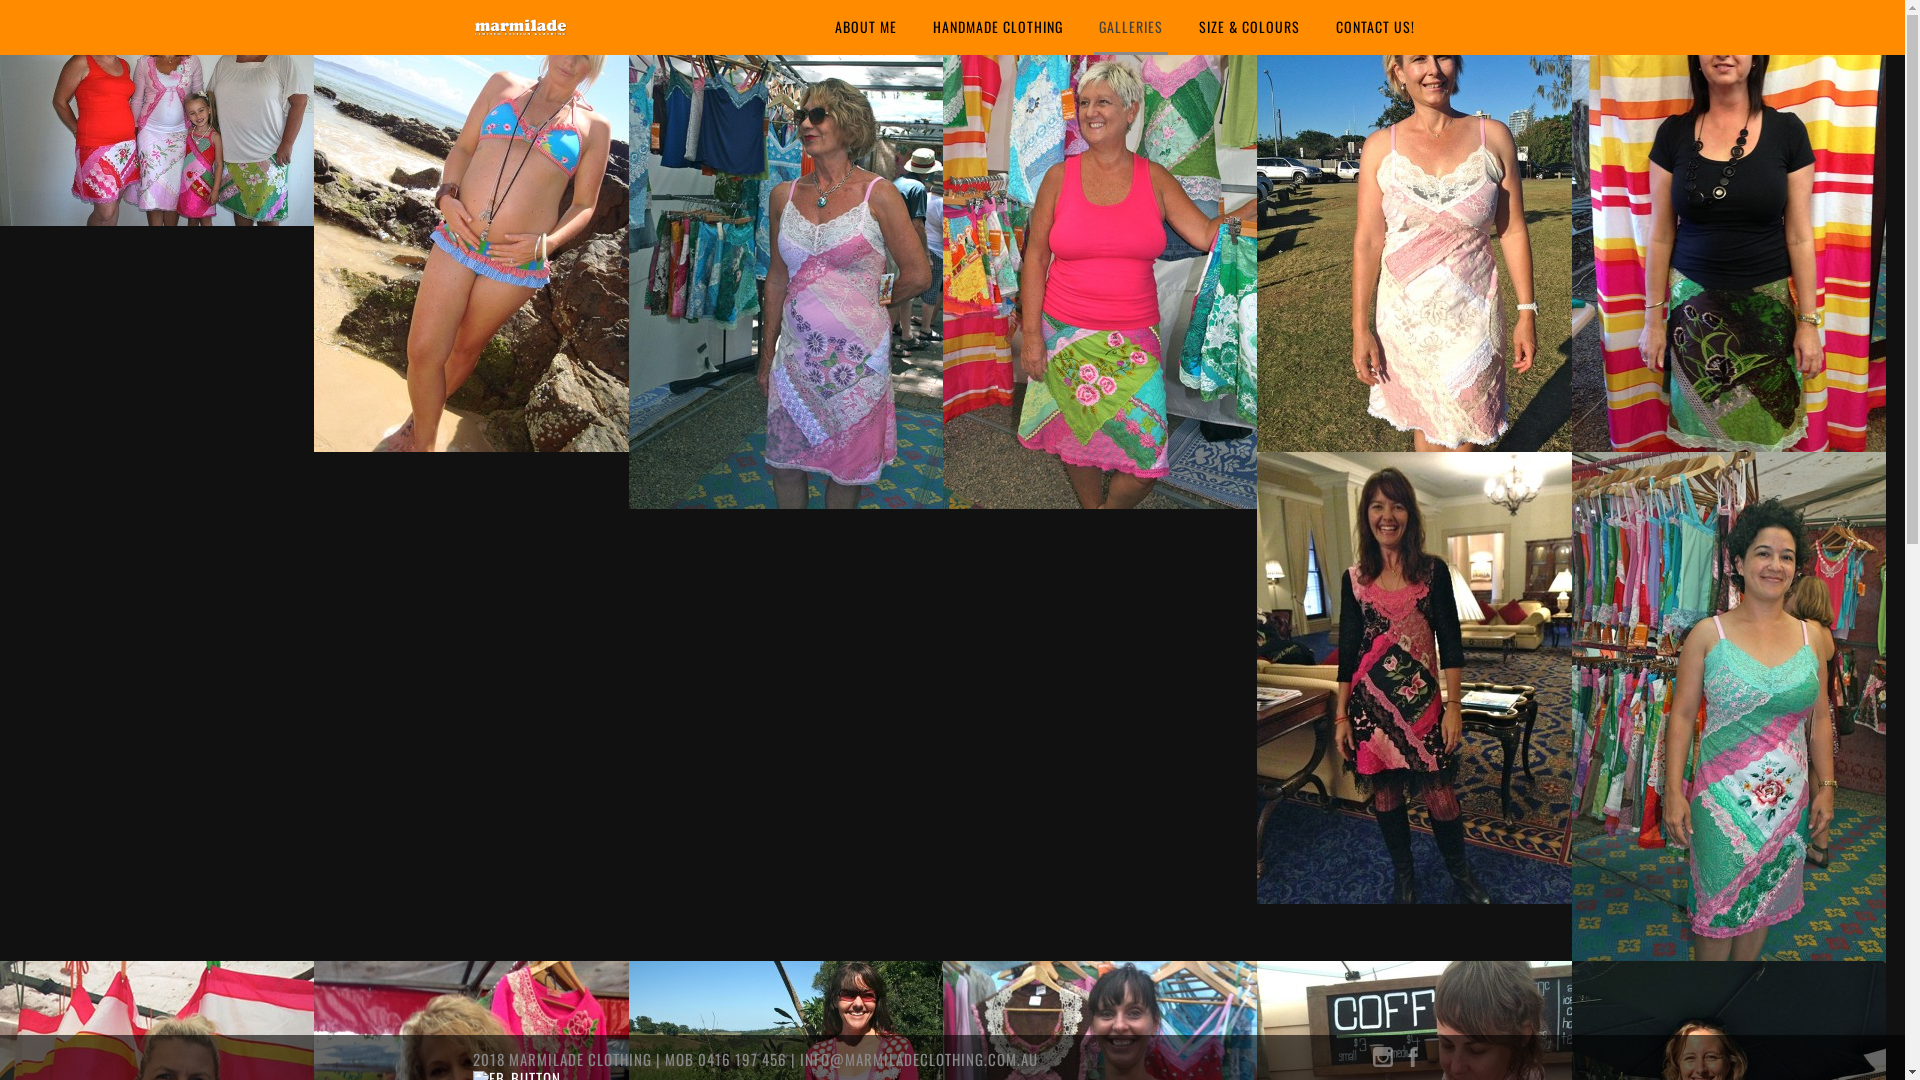 Image resolution: width=1920 pixels, height=1080 pixels. Describe the element at coordinates (1410, 1060) in the screenshot. I see `'Facebook'` at that location.